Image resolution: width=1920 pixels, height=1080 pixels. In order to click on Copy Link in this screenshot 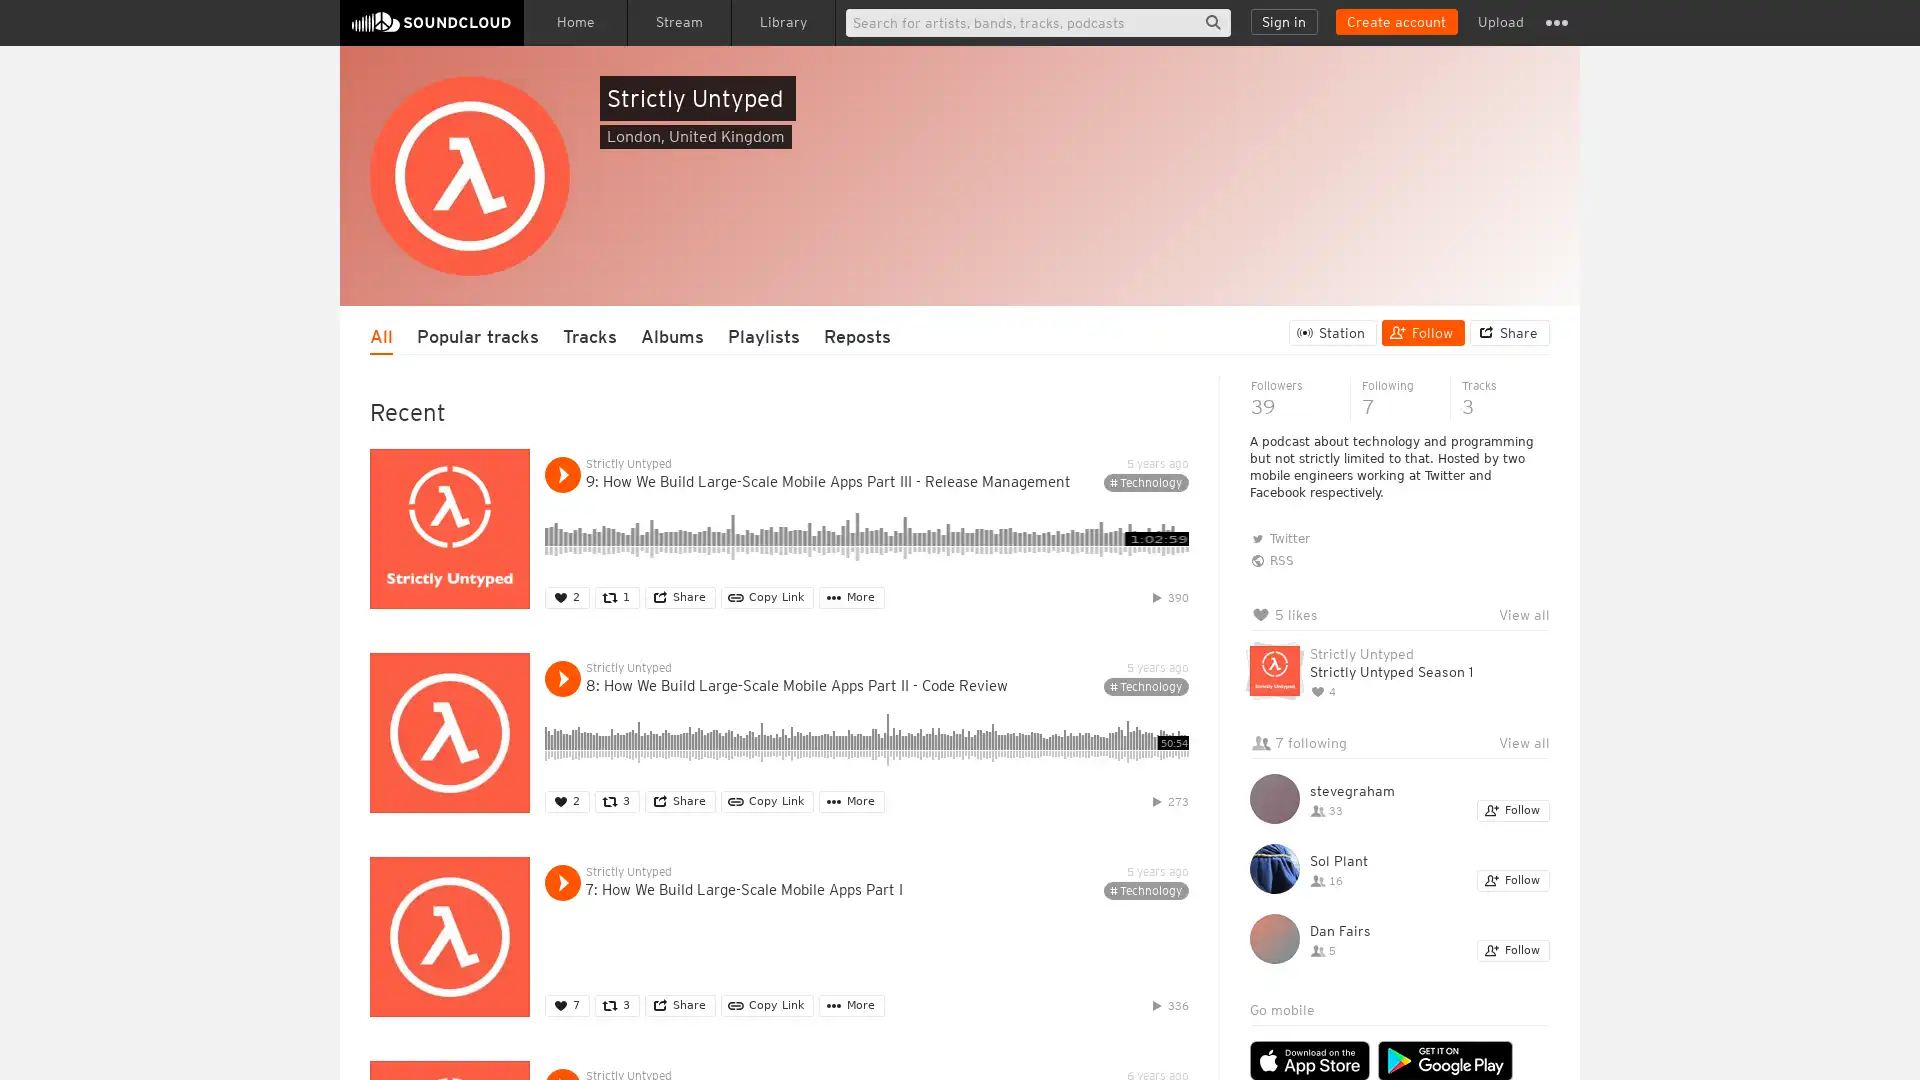, I will do `click(766, 1005)`.